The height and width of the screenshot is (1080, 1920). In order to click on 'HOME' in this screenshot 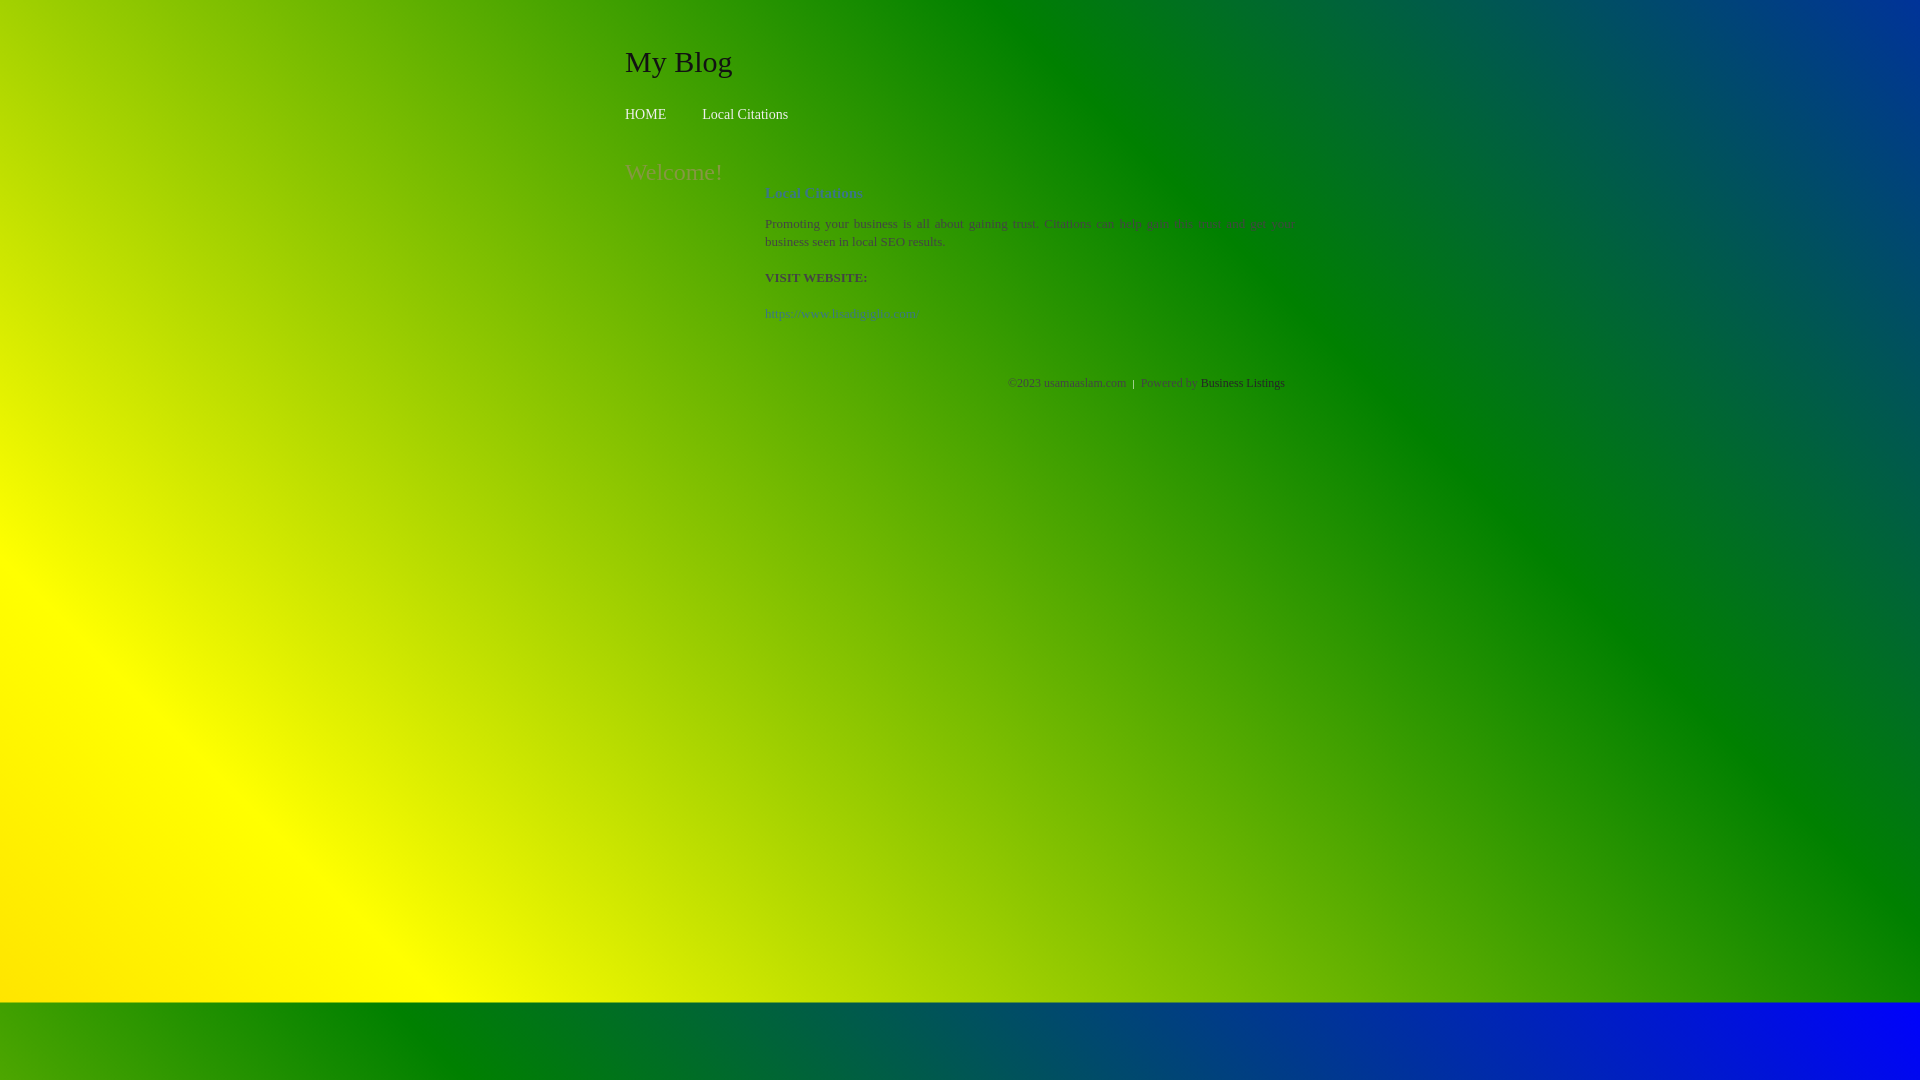, I will do `click(623, 114)`.